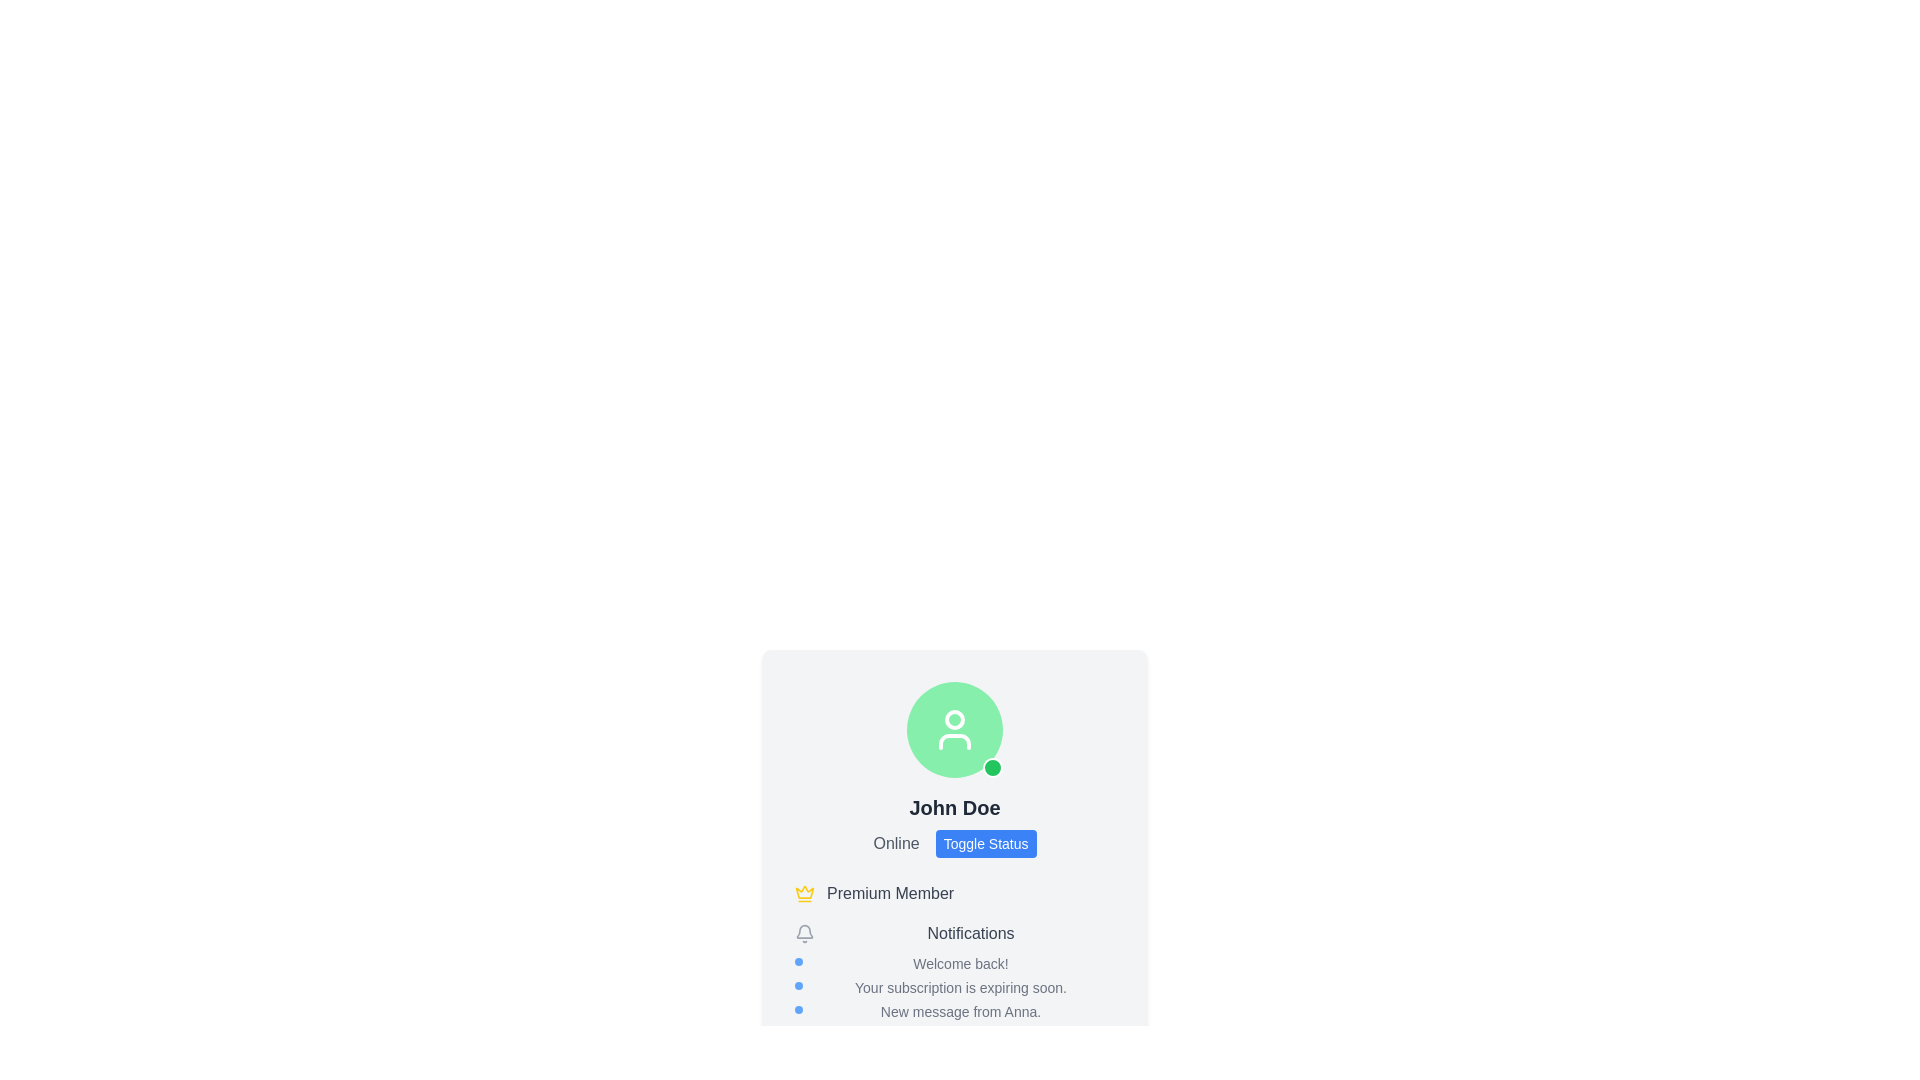 This screenshot has height=1080, width=1920. What do you see at coordinates (954, 806) in the screenshot?
I see `the label displaying 'John Doe', which is positioned below the green circular user icon in the profile section` at bounding box center [954, 806].